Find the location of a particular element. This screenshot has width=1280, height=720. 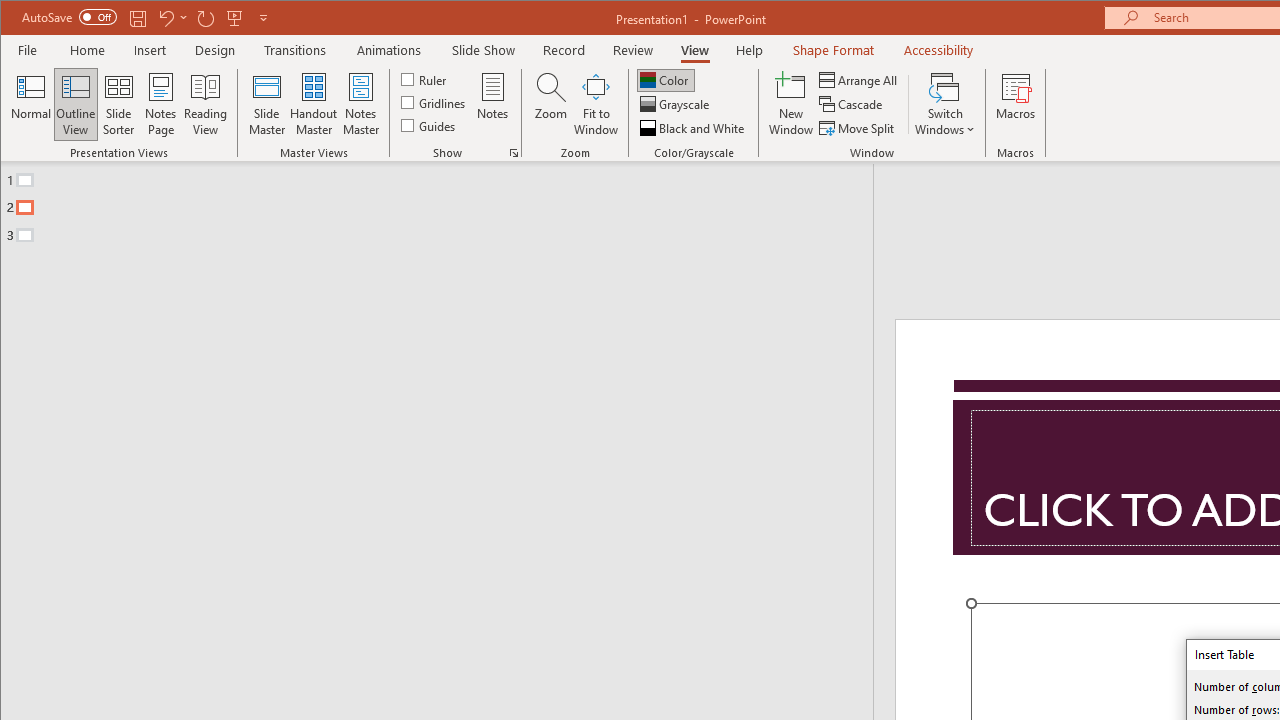

'Grayscale' is located at coordinates (676, 104).